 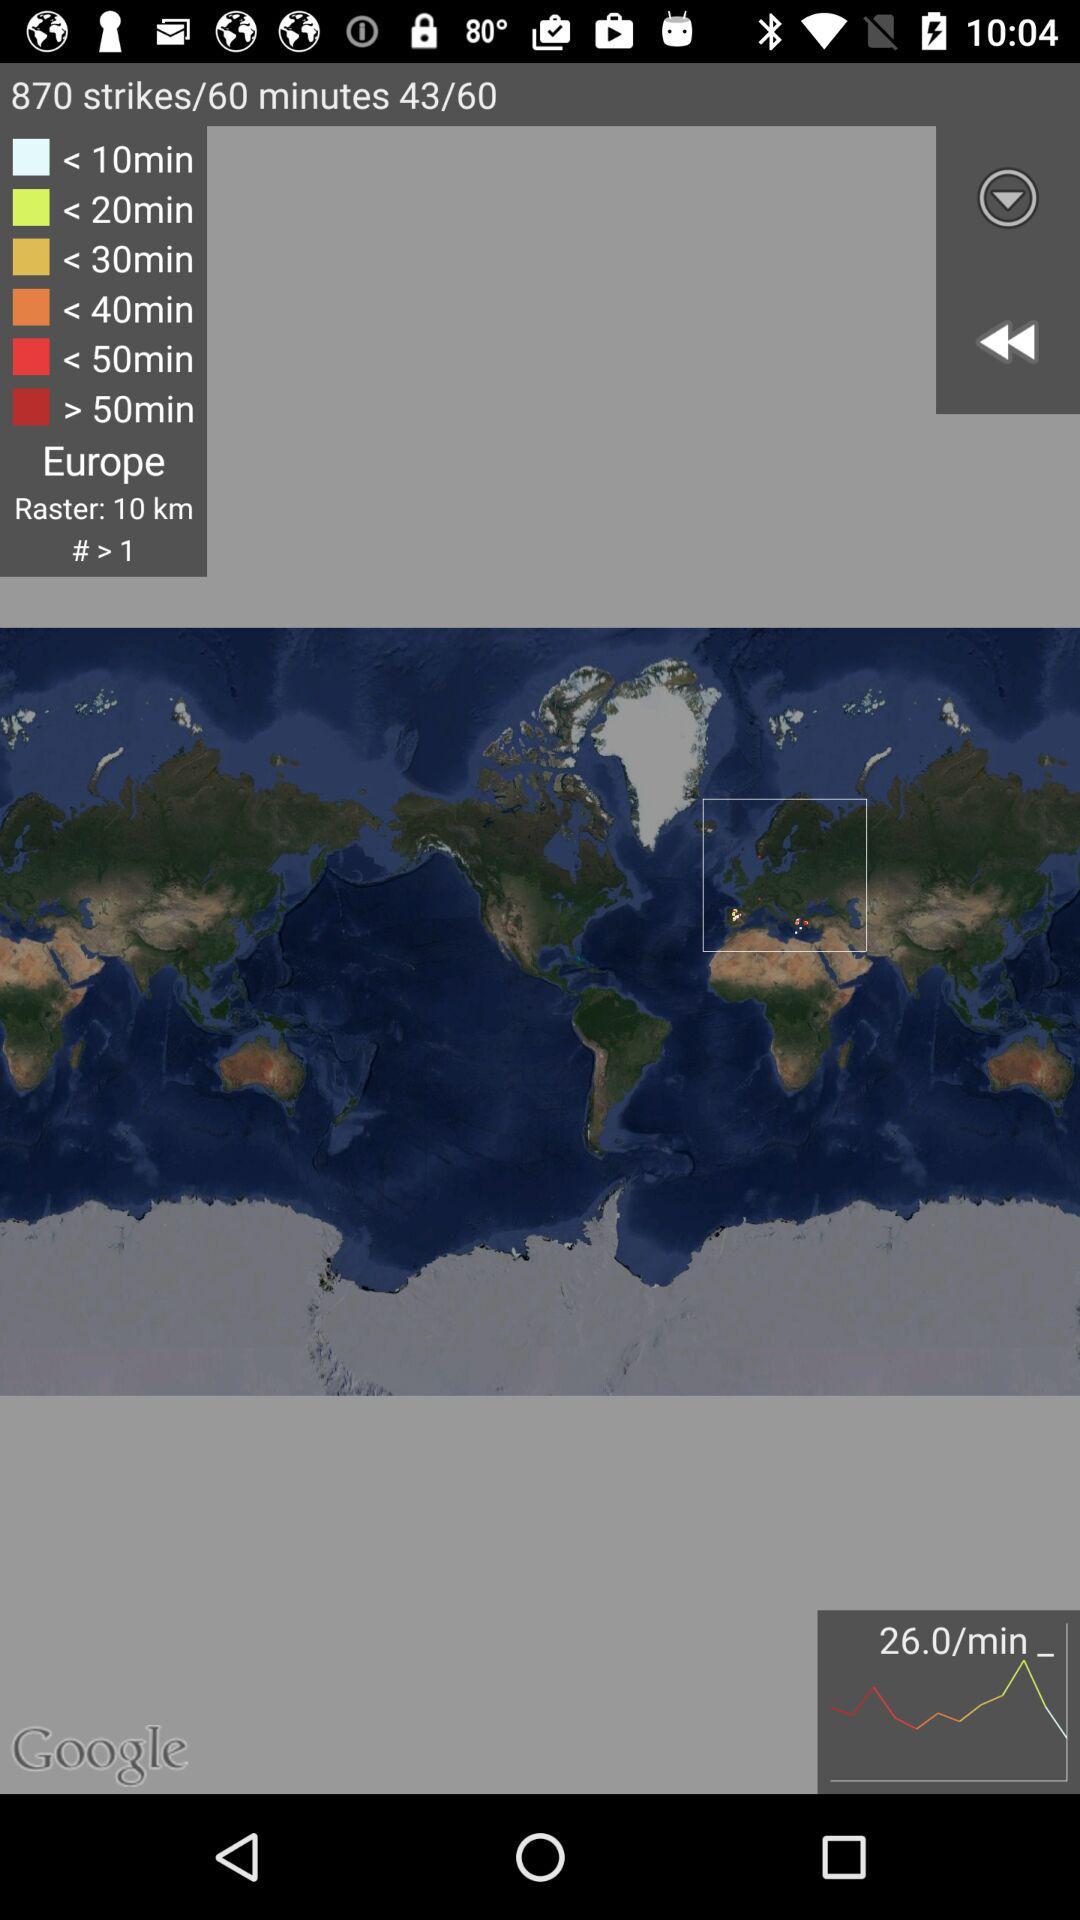 I want to click on item at the bottom right corner, so click(x=947, y=1701).